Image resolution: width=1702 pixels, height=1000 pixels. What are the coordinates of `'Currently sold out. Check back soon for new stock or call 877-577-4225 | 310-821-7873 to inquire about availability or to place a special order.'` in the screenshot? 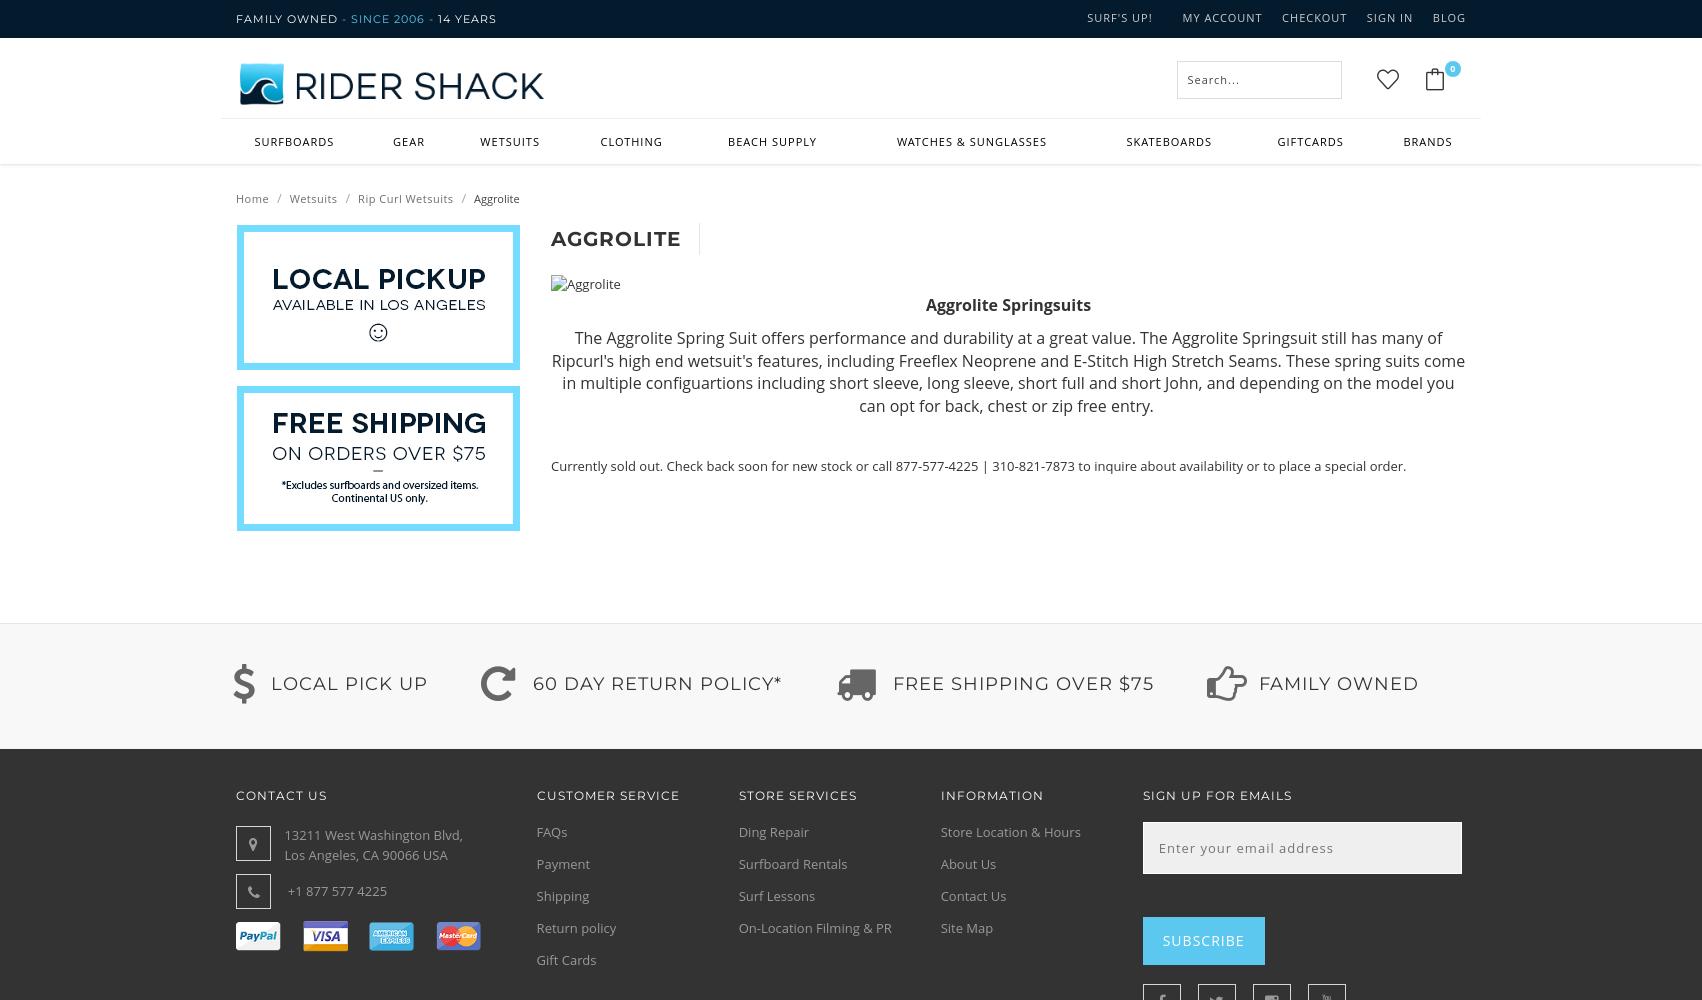 It's located at (978, 464).